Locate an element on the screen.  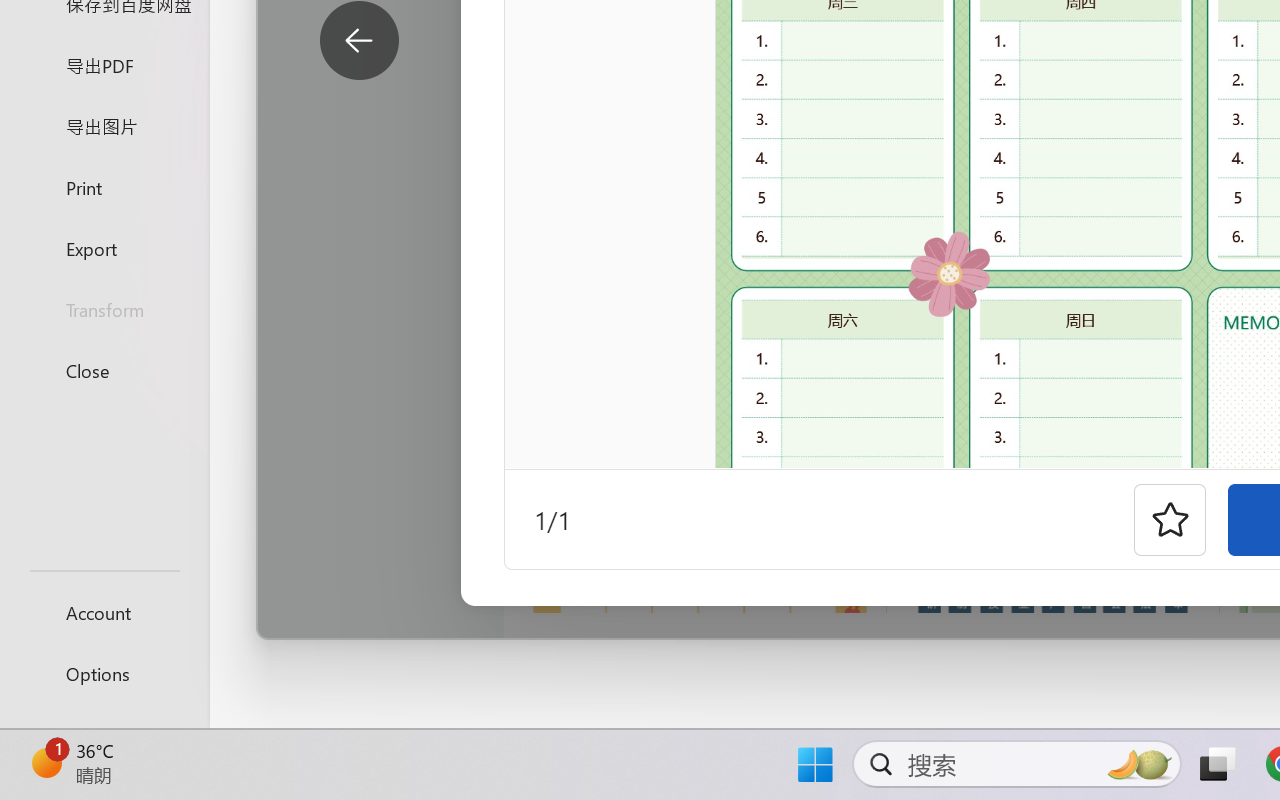
'Print' is located at coordinates (103, 186).